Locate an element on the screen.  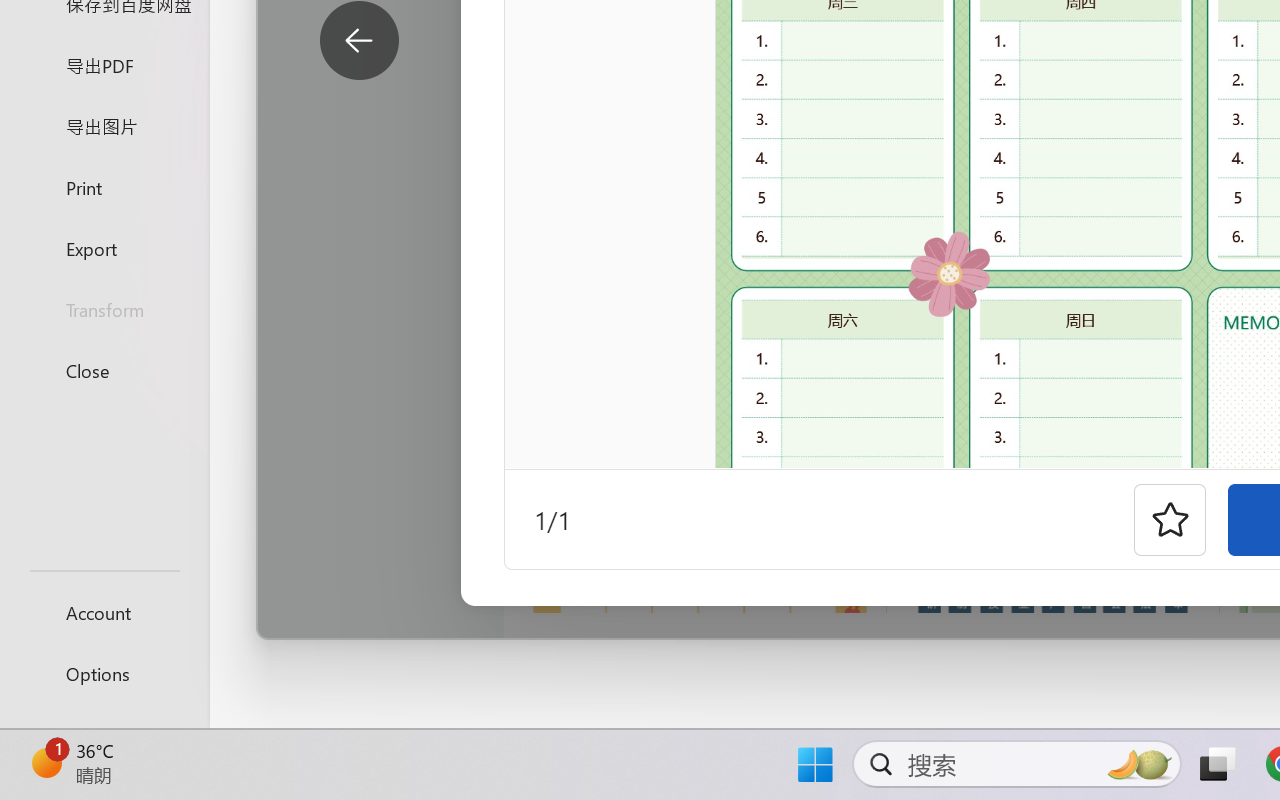
'Print' is located at coordinates (103, 186).